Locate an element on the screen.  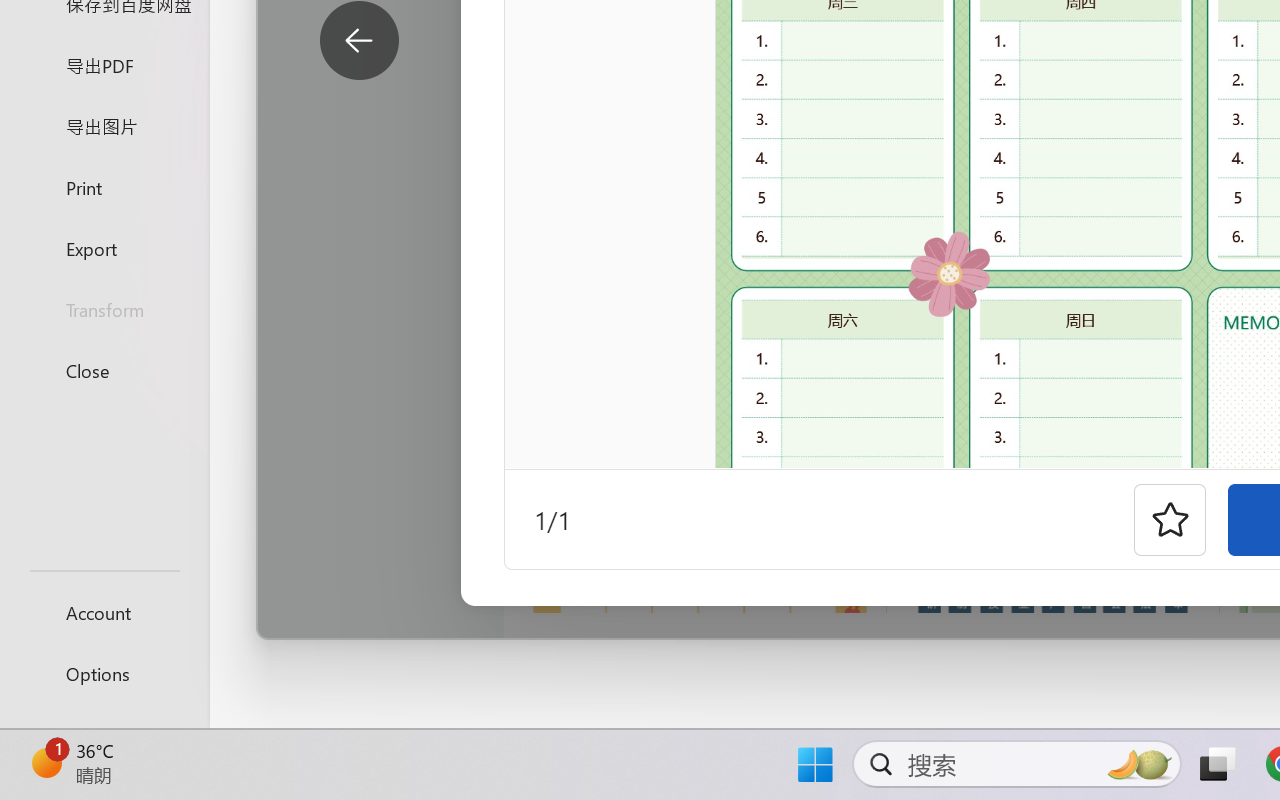
'Print' is located at coordinates (103, 186).